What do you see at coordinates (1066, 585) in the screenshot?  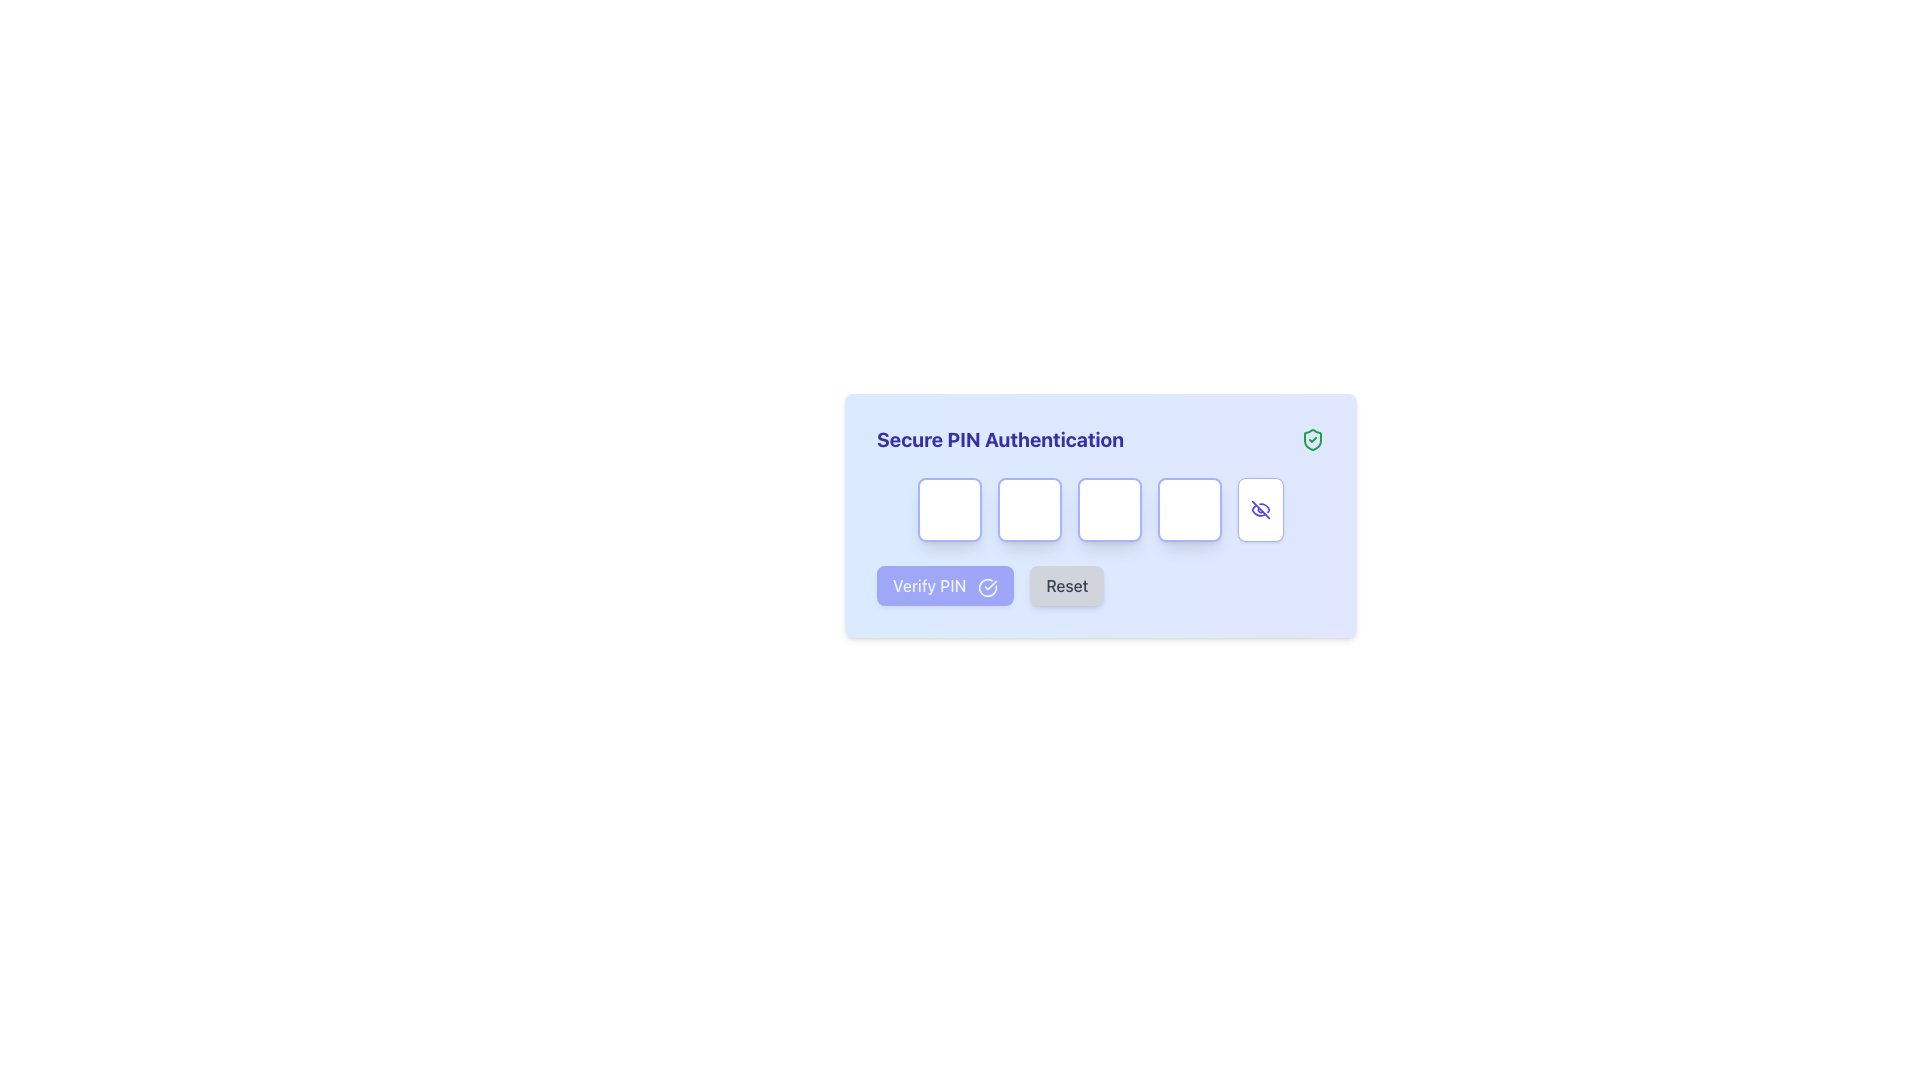 I see `the 'Reset' button, which is the second button in a horizontal group with rounded corners and a gray text label` at bounding box center [1066, 585].